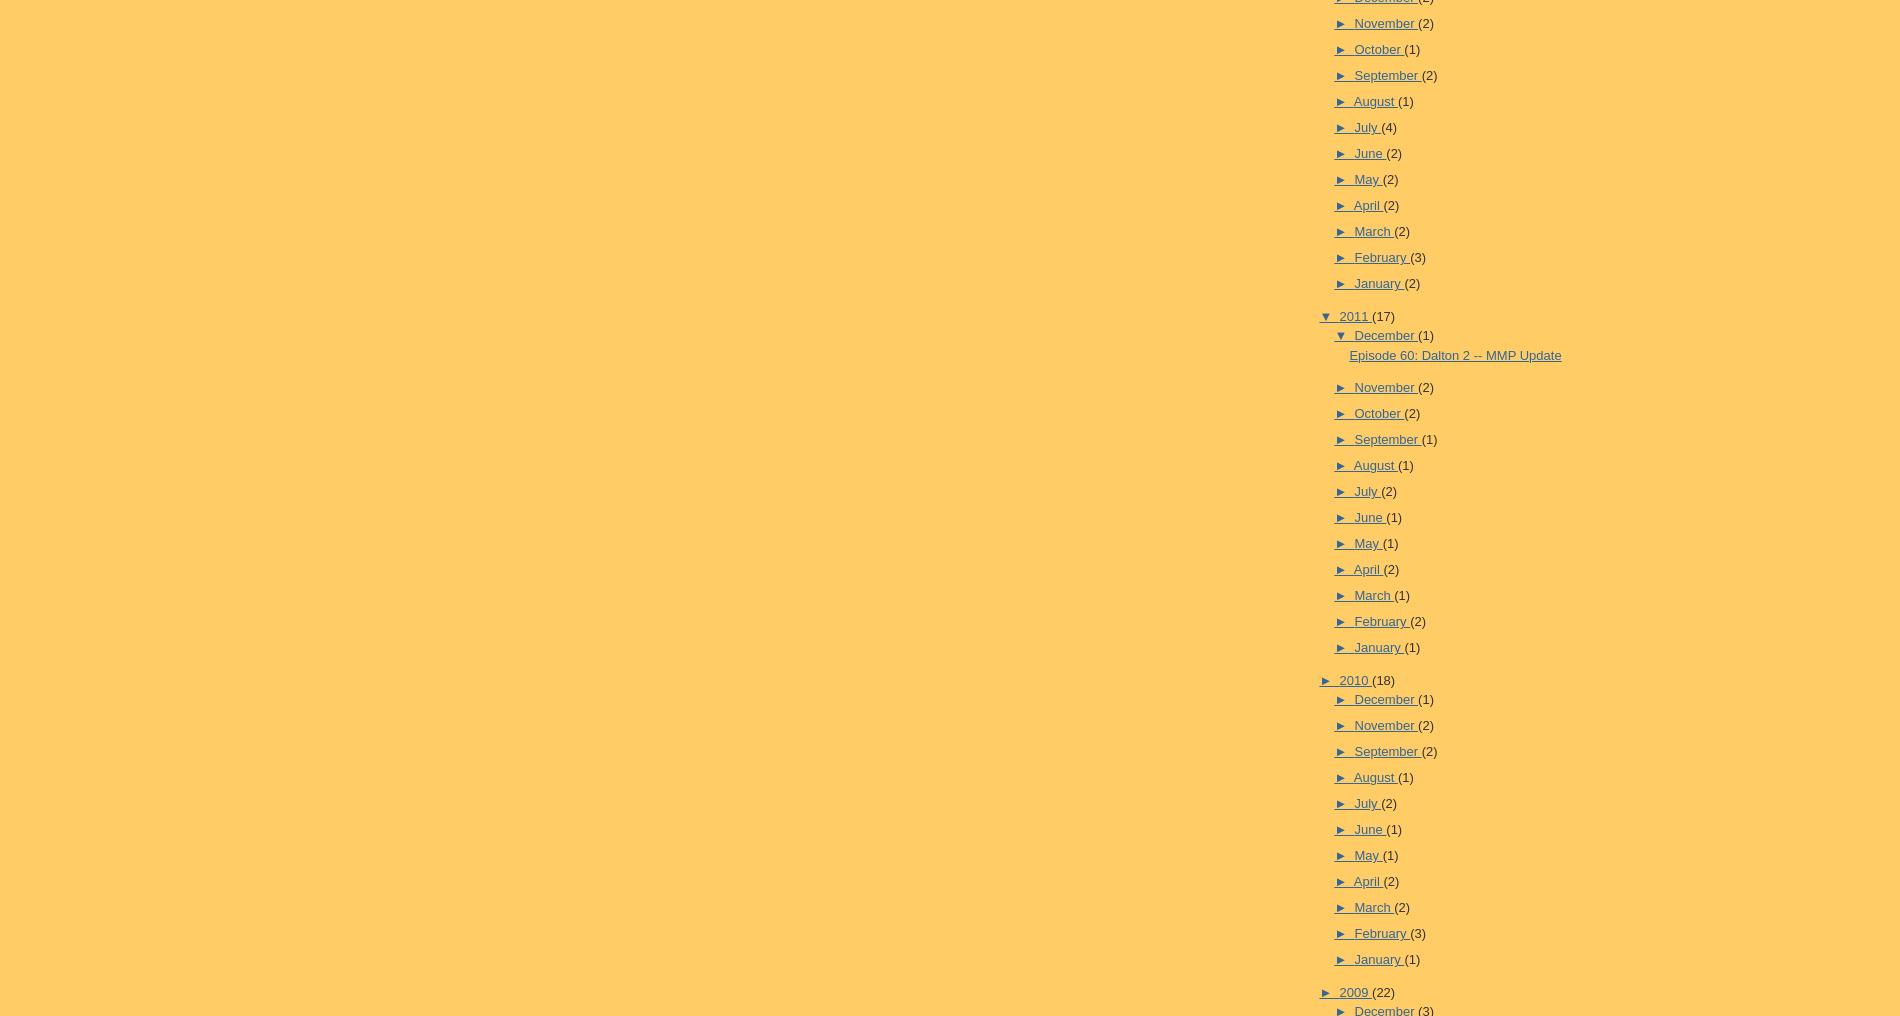  What do you see at coordinates (1388, 127) in the screenshot?
I see `'(4)'` at bounding box center [1388, 127].